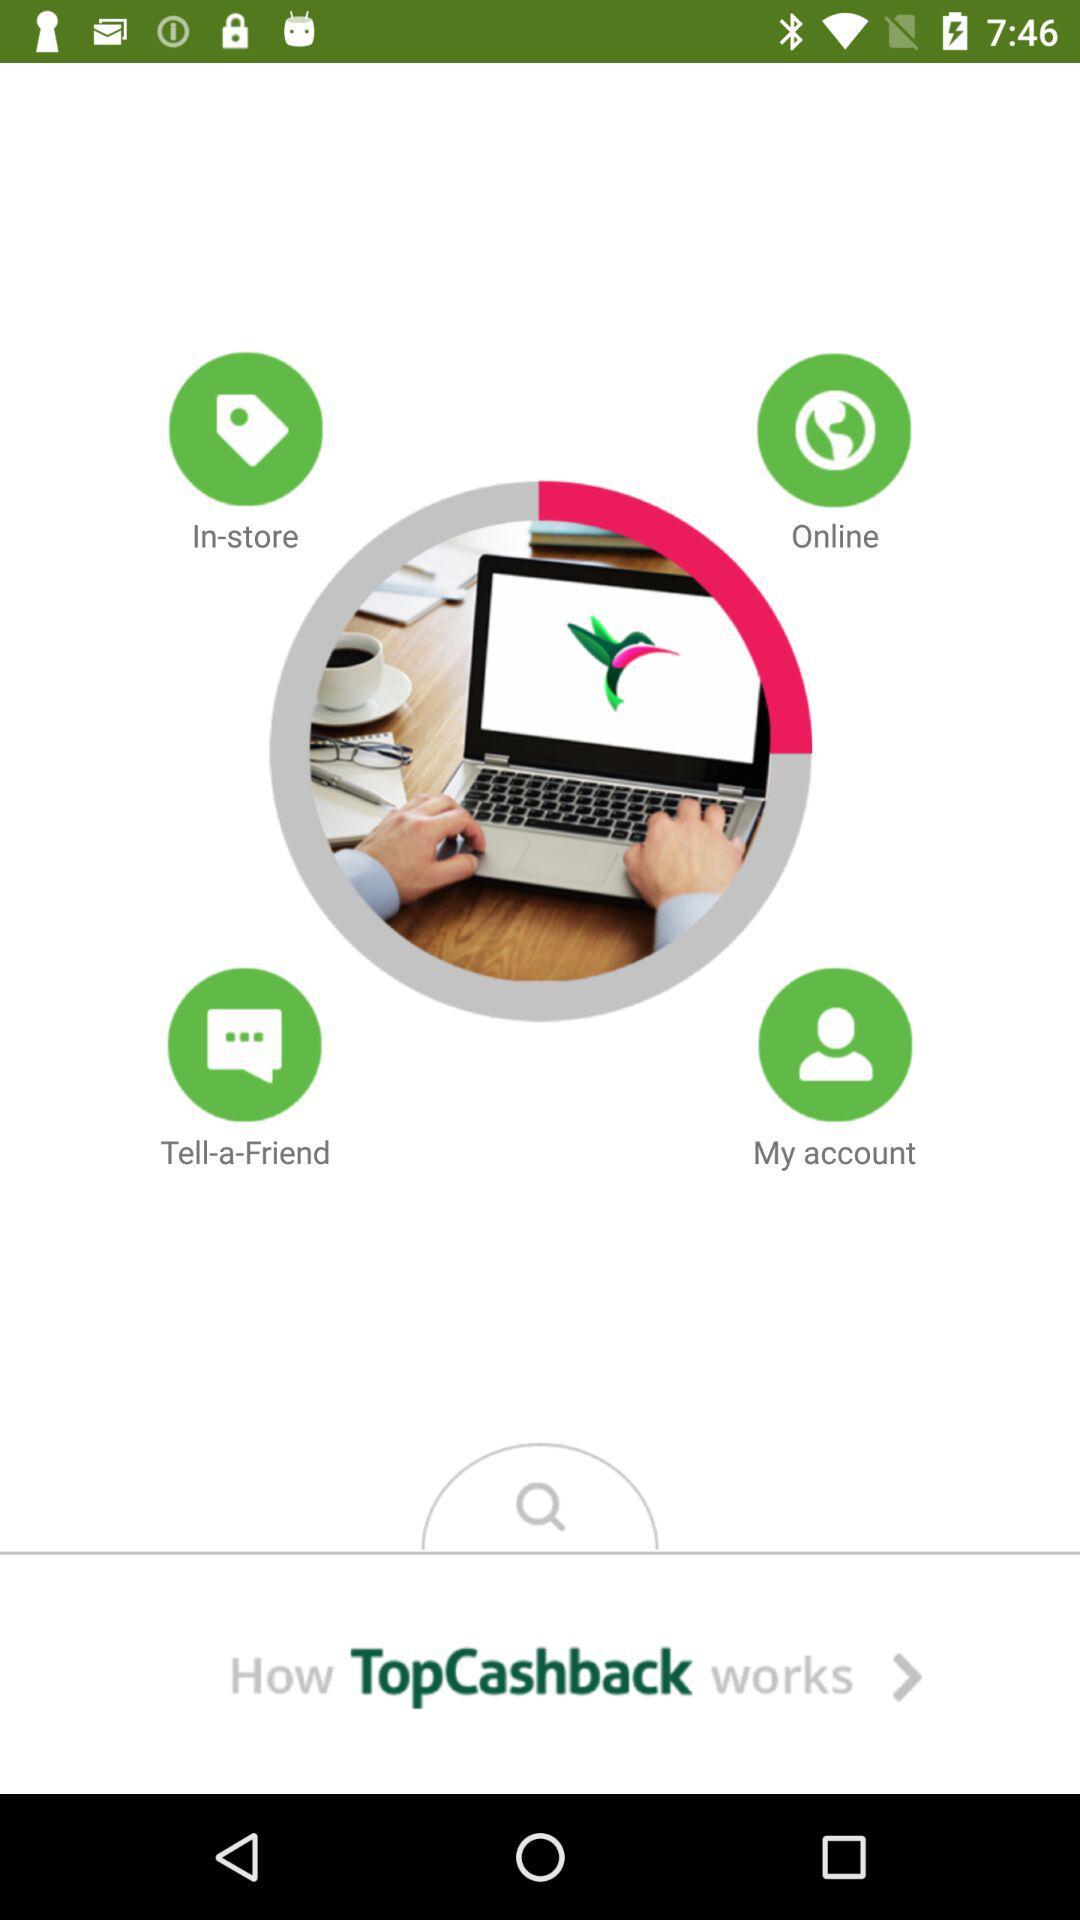 This screenshot has height=1920, width=1080. What do you see at coordinates (834, 1044) in the screenshot?
I see `the avatar icon` at bounding box center [834, 1044].